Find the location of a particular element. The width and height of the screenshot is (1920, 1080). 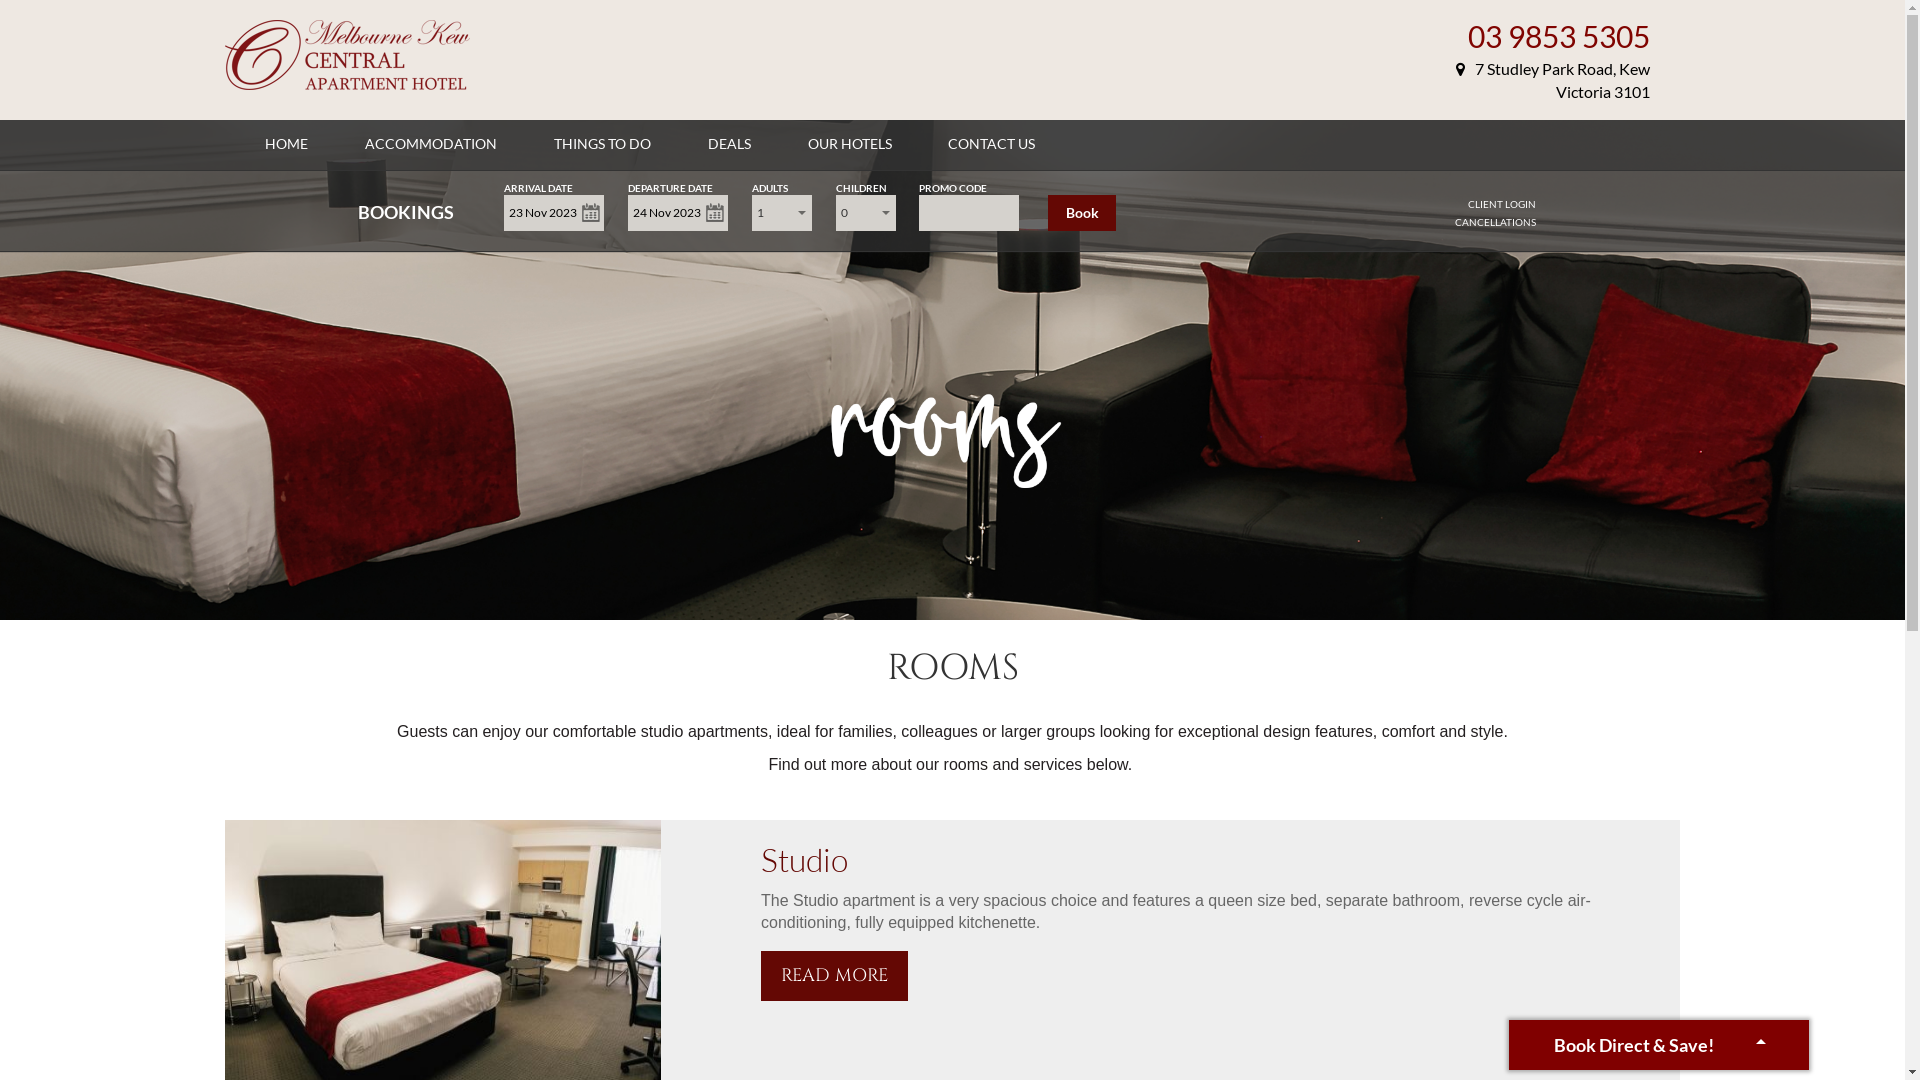

'READ MORE' is located at coordinates (834, 974).